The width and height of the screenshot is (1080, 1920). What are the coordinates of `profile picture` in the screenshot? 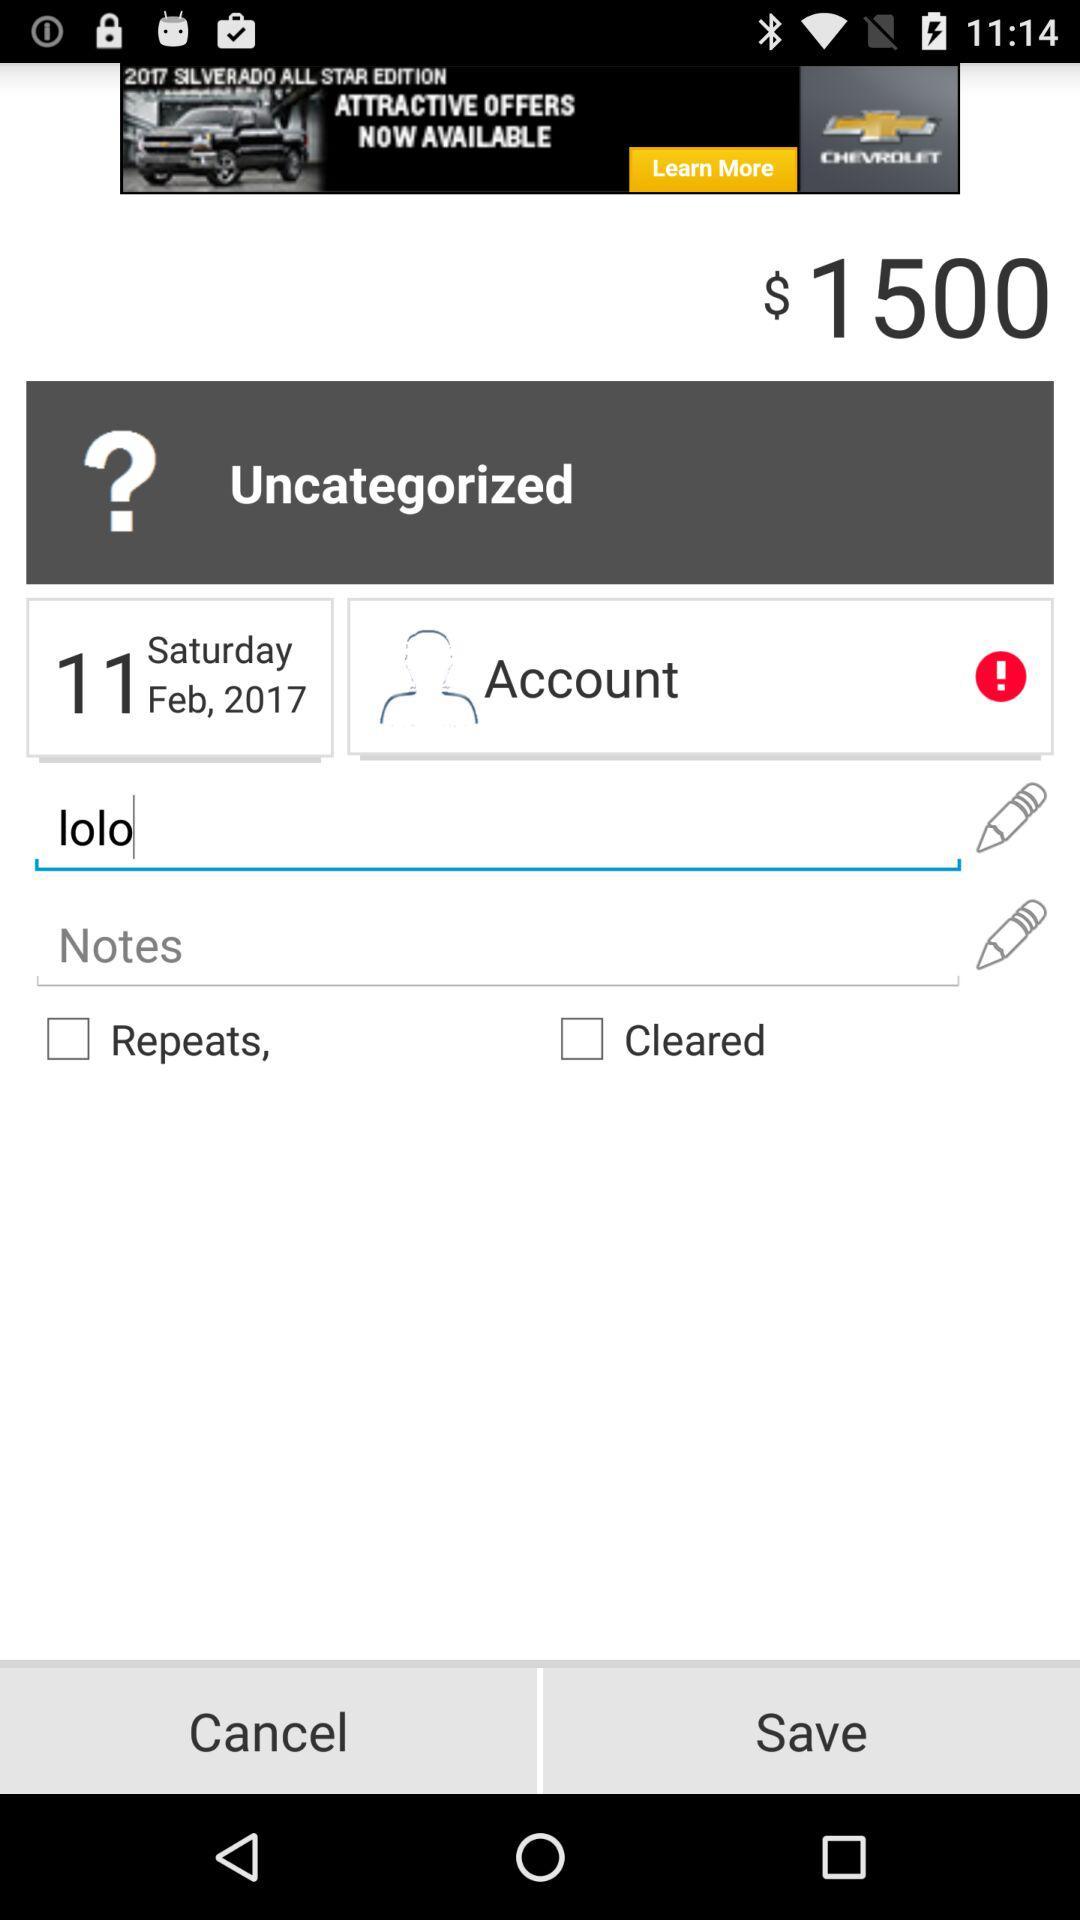 It's located at (427, 679).